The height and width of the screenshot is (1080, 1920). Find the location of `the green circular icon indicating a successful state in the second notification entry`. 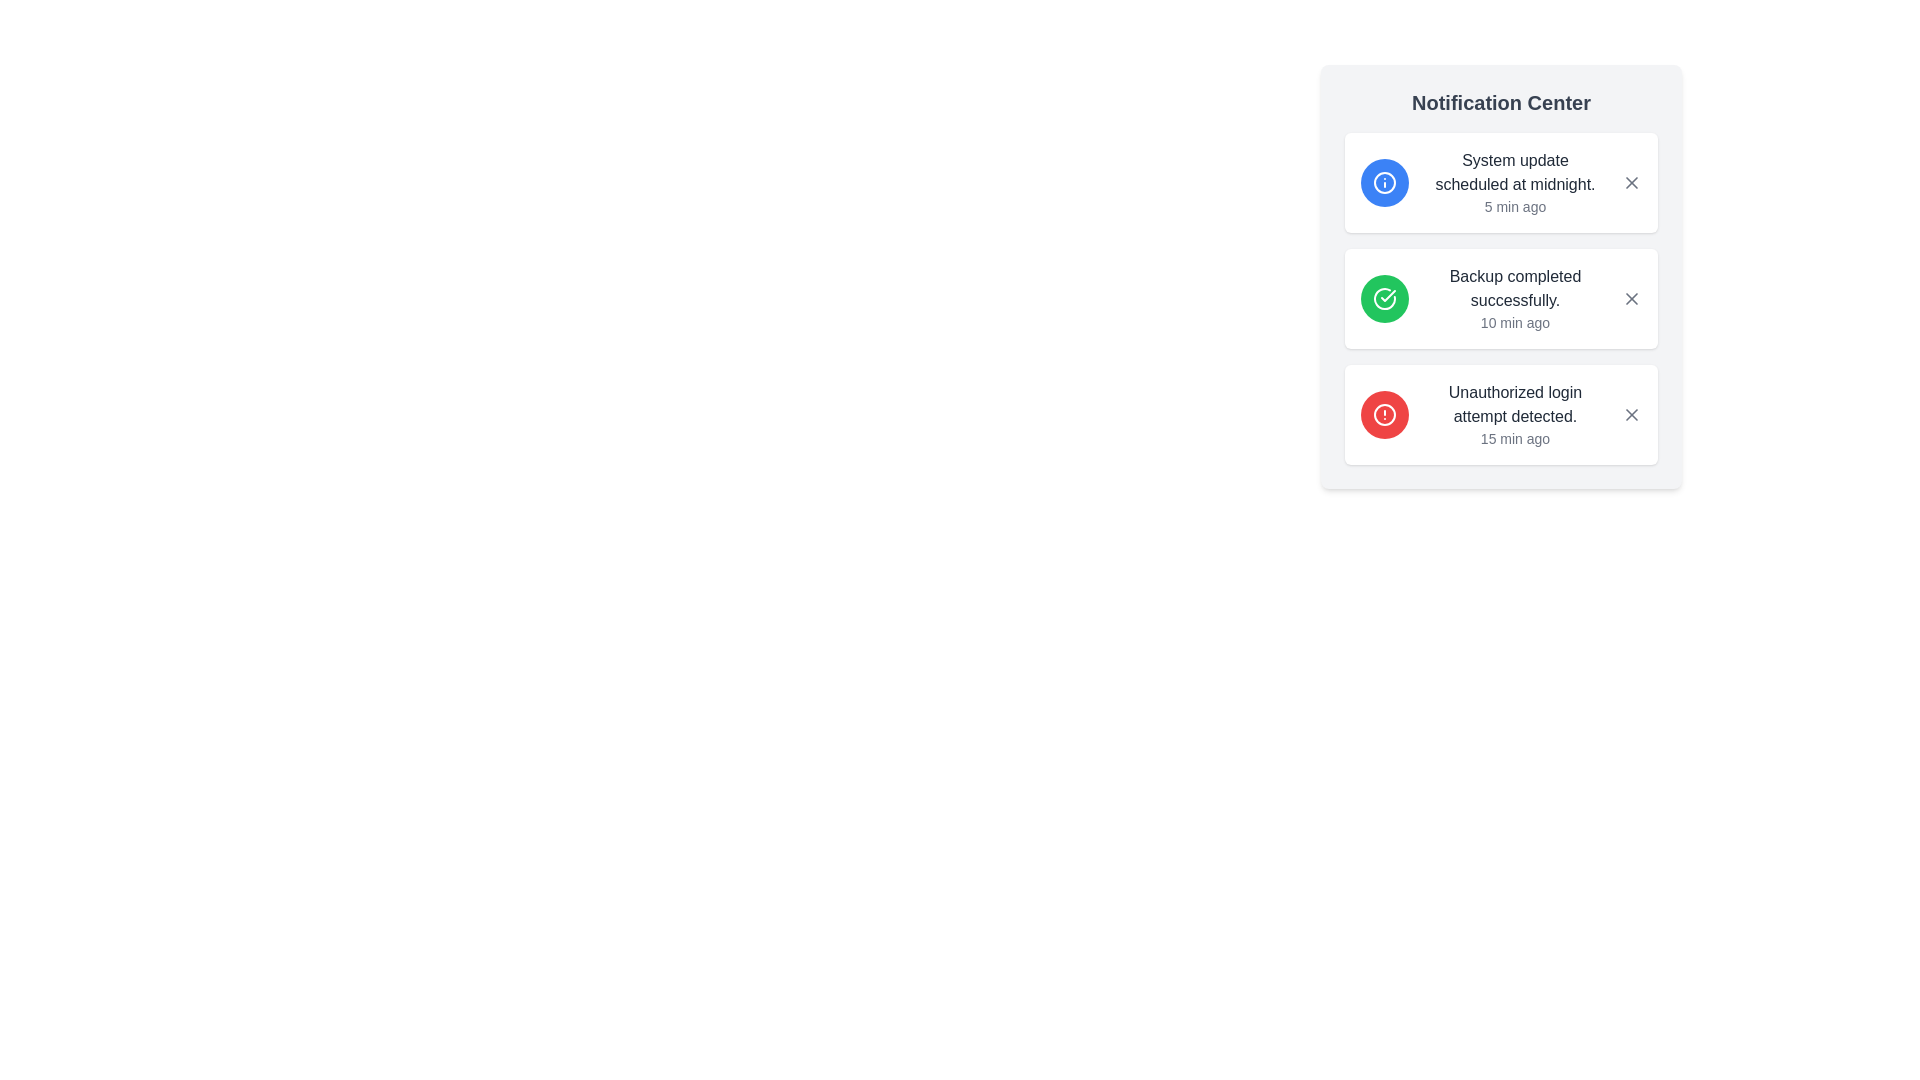

the green circular icon indicating a successful state in the second notification entry is located at coordinates (1384, 299).